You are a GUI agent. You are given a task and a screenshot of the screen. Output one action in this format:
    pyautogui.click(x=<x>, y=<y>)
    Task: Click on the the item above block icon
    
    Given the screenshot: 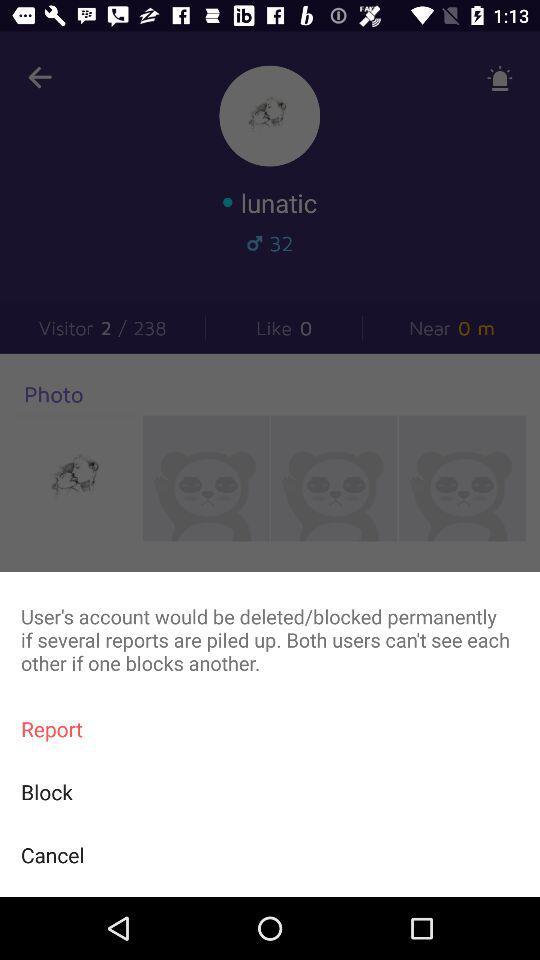 What is the action you would take?
    pyautogui.click(x=270, y=728)
    